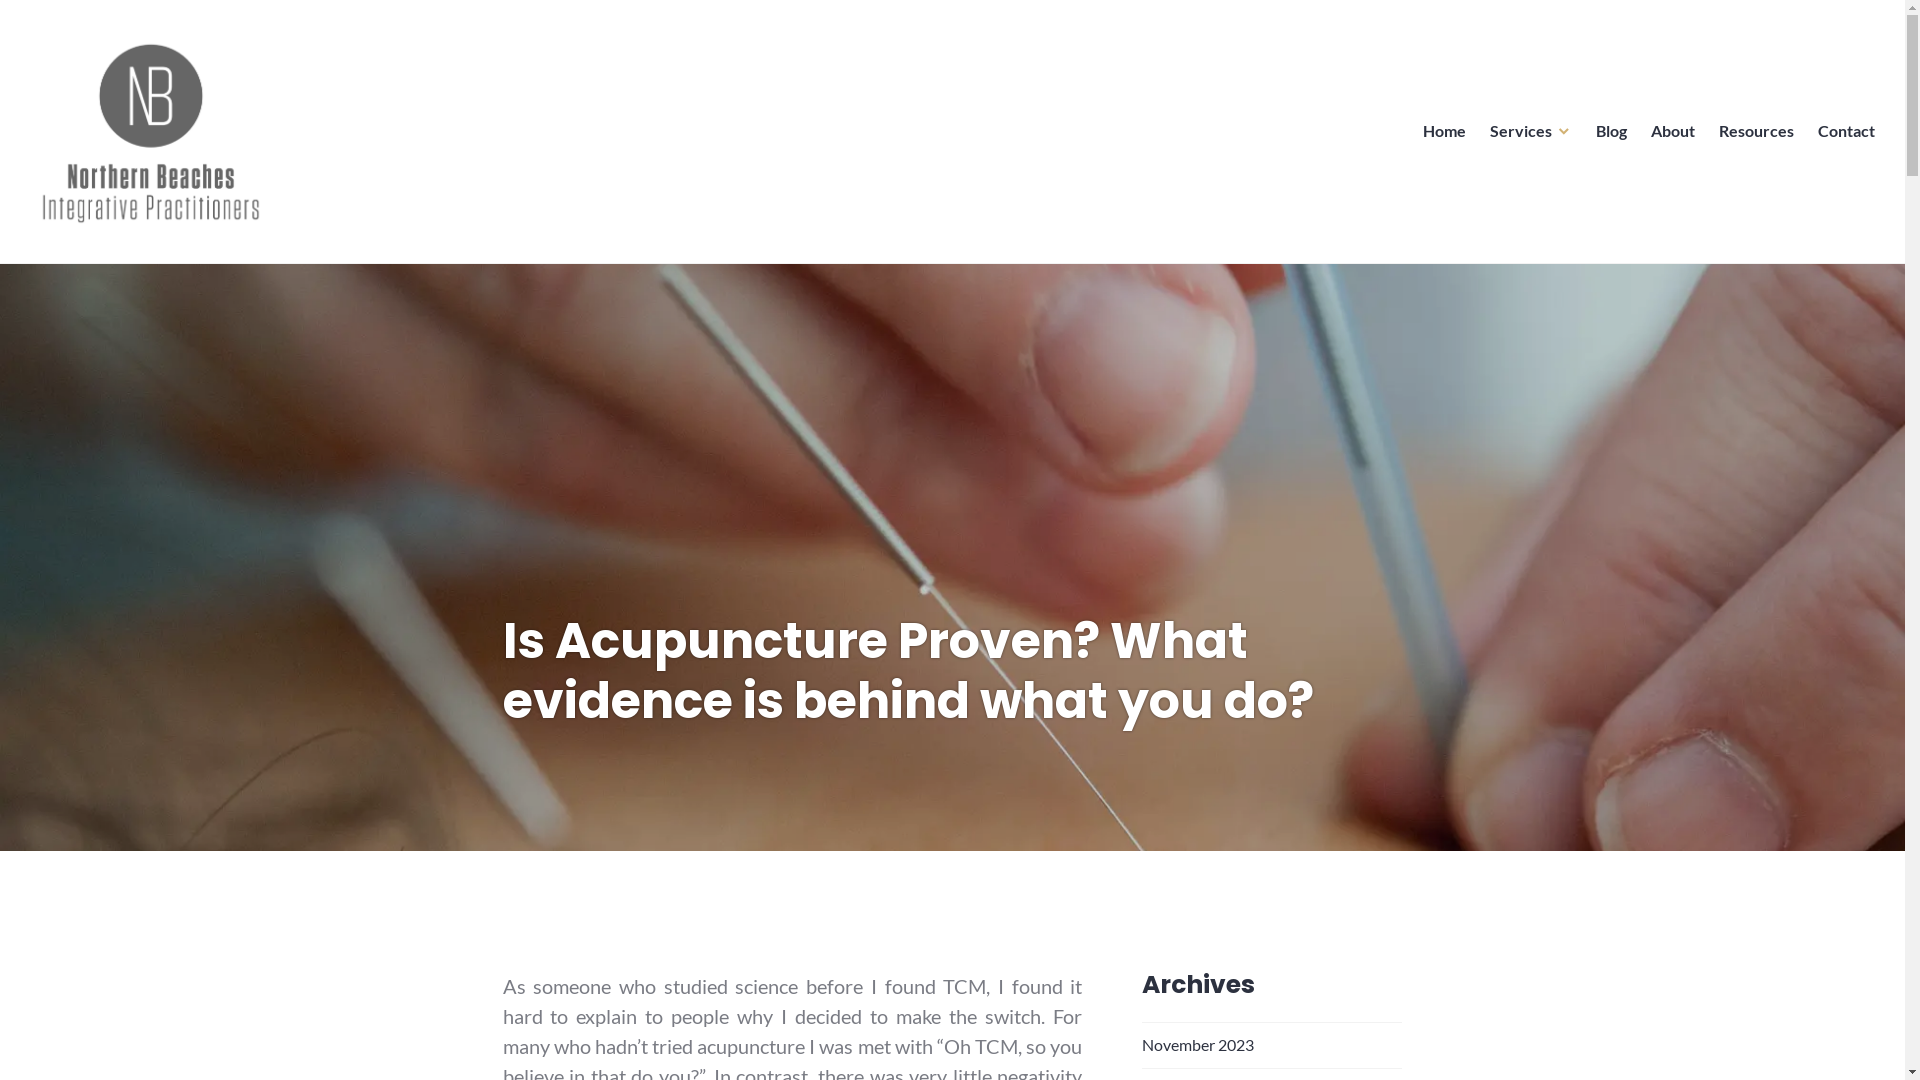 The width and height of the screenshot is (1920, 1080). What do you see at coordinates (1444, 131) in the screenshot?
I see `'Home'` at bounding box center [1444, 131].